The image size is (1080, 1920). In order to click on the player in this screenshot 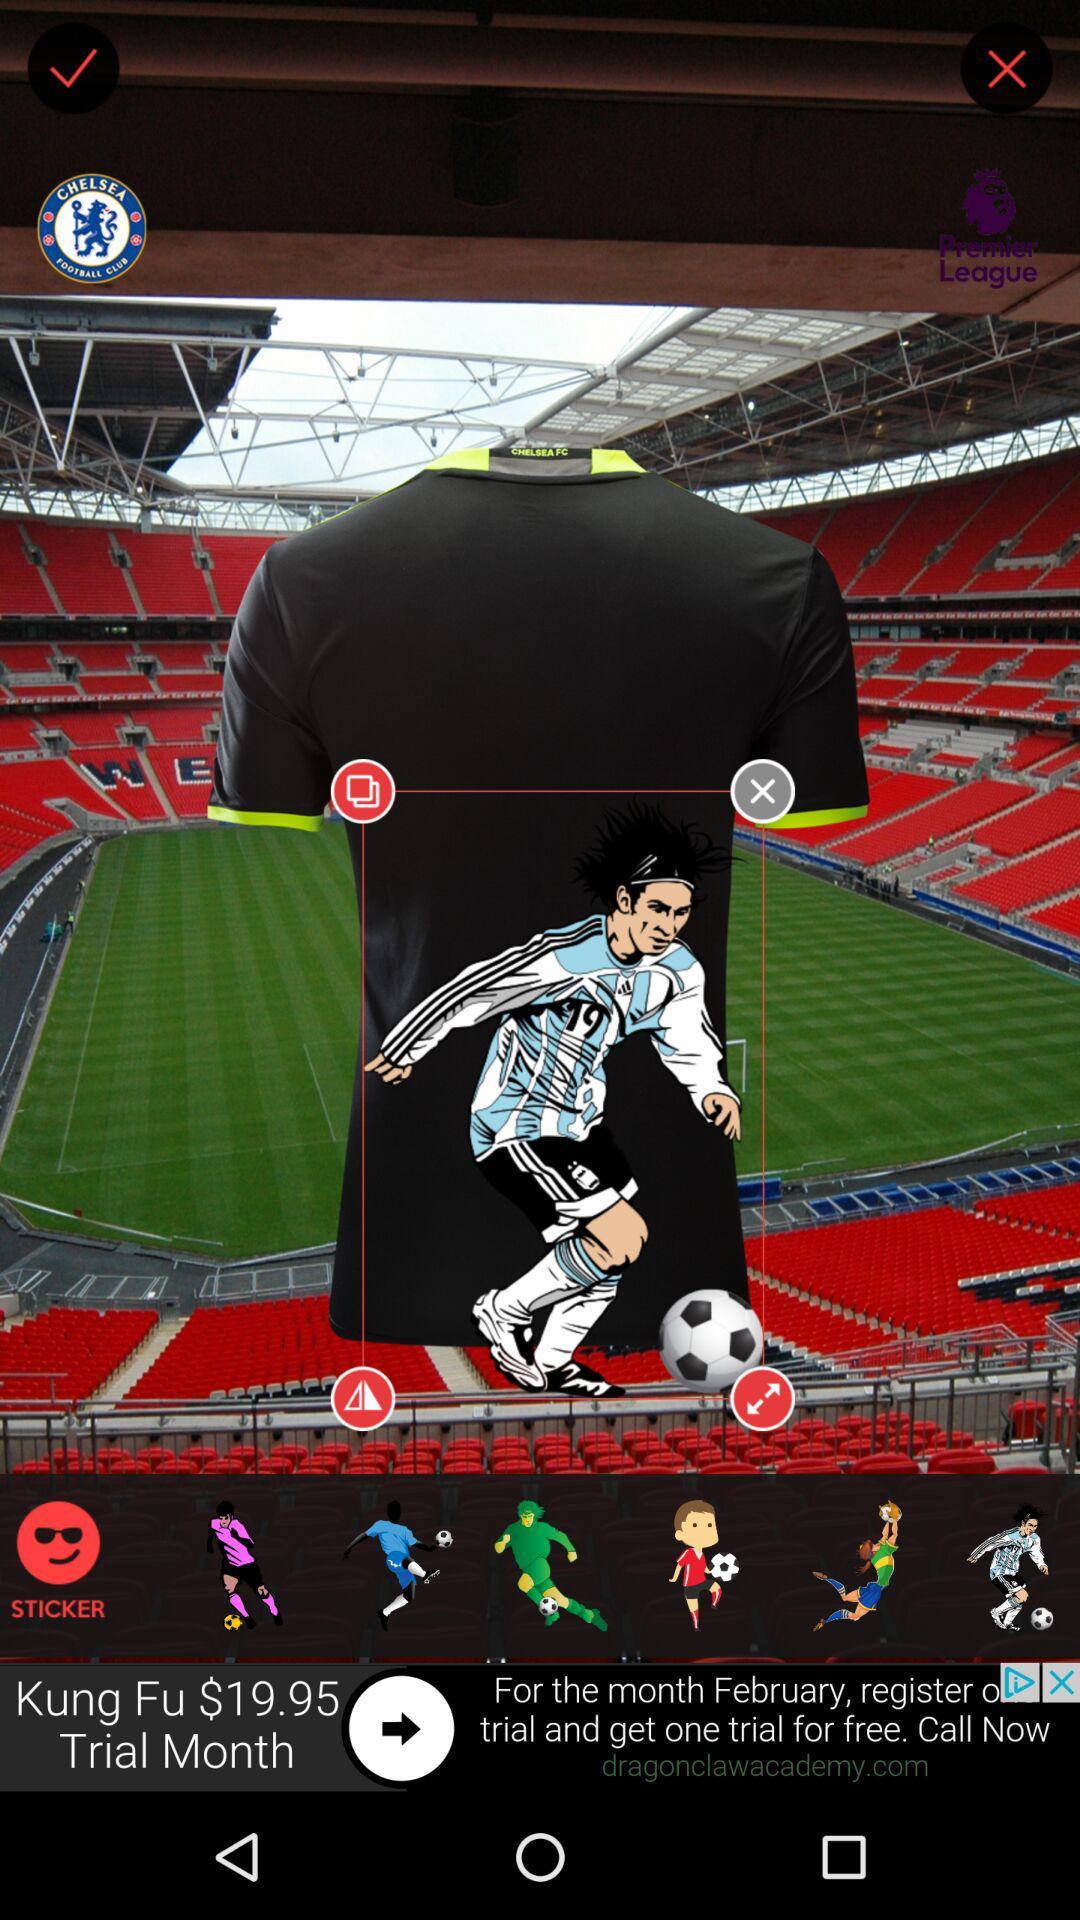, I will do `click(72, 68)`.